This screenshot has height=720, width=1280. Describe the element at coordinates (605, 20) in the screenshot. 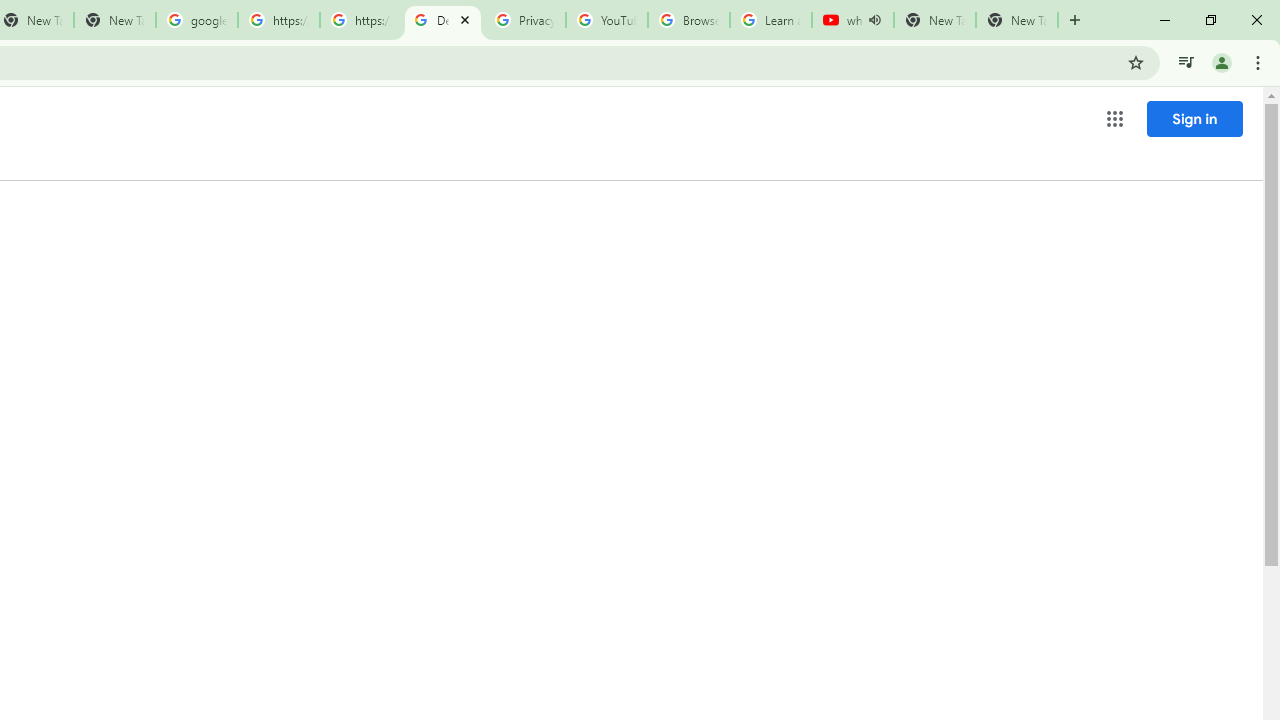

I see `'YouTube'` at that location.